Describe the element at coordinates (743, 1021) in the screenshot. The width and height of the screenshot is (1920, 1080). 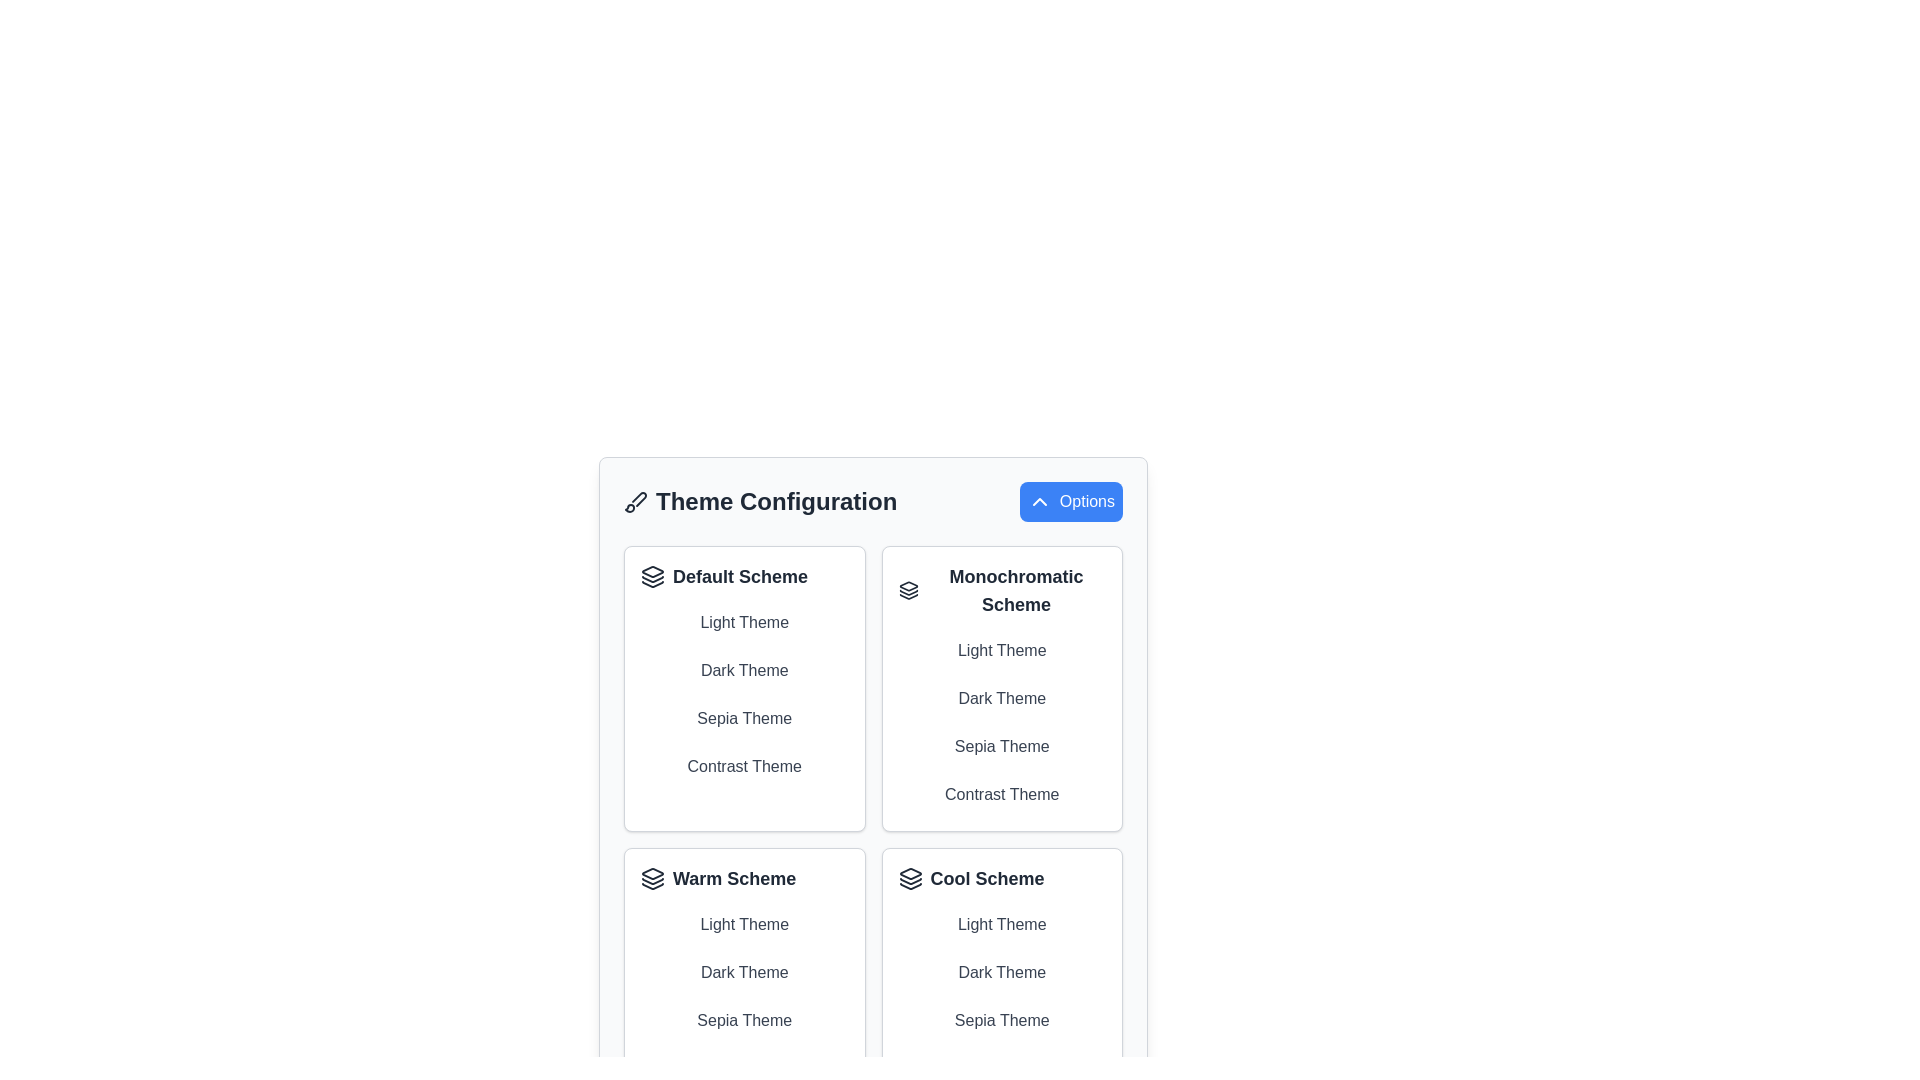
I see `the 'Sepia' theme text label located within the 'Warm Scheme' theme options` at that location.